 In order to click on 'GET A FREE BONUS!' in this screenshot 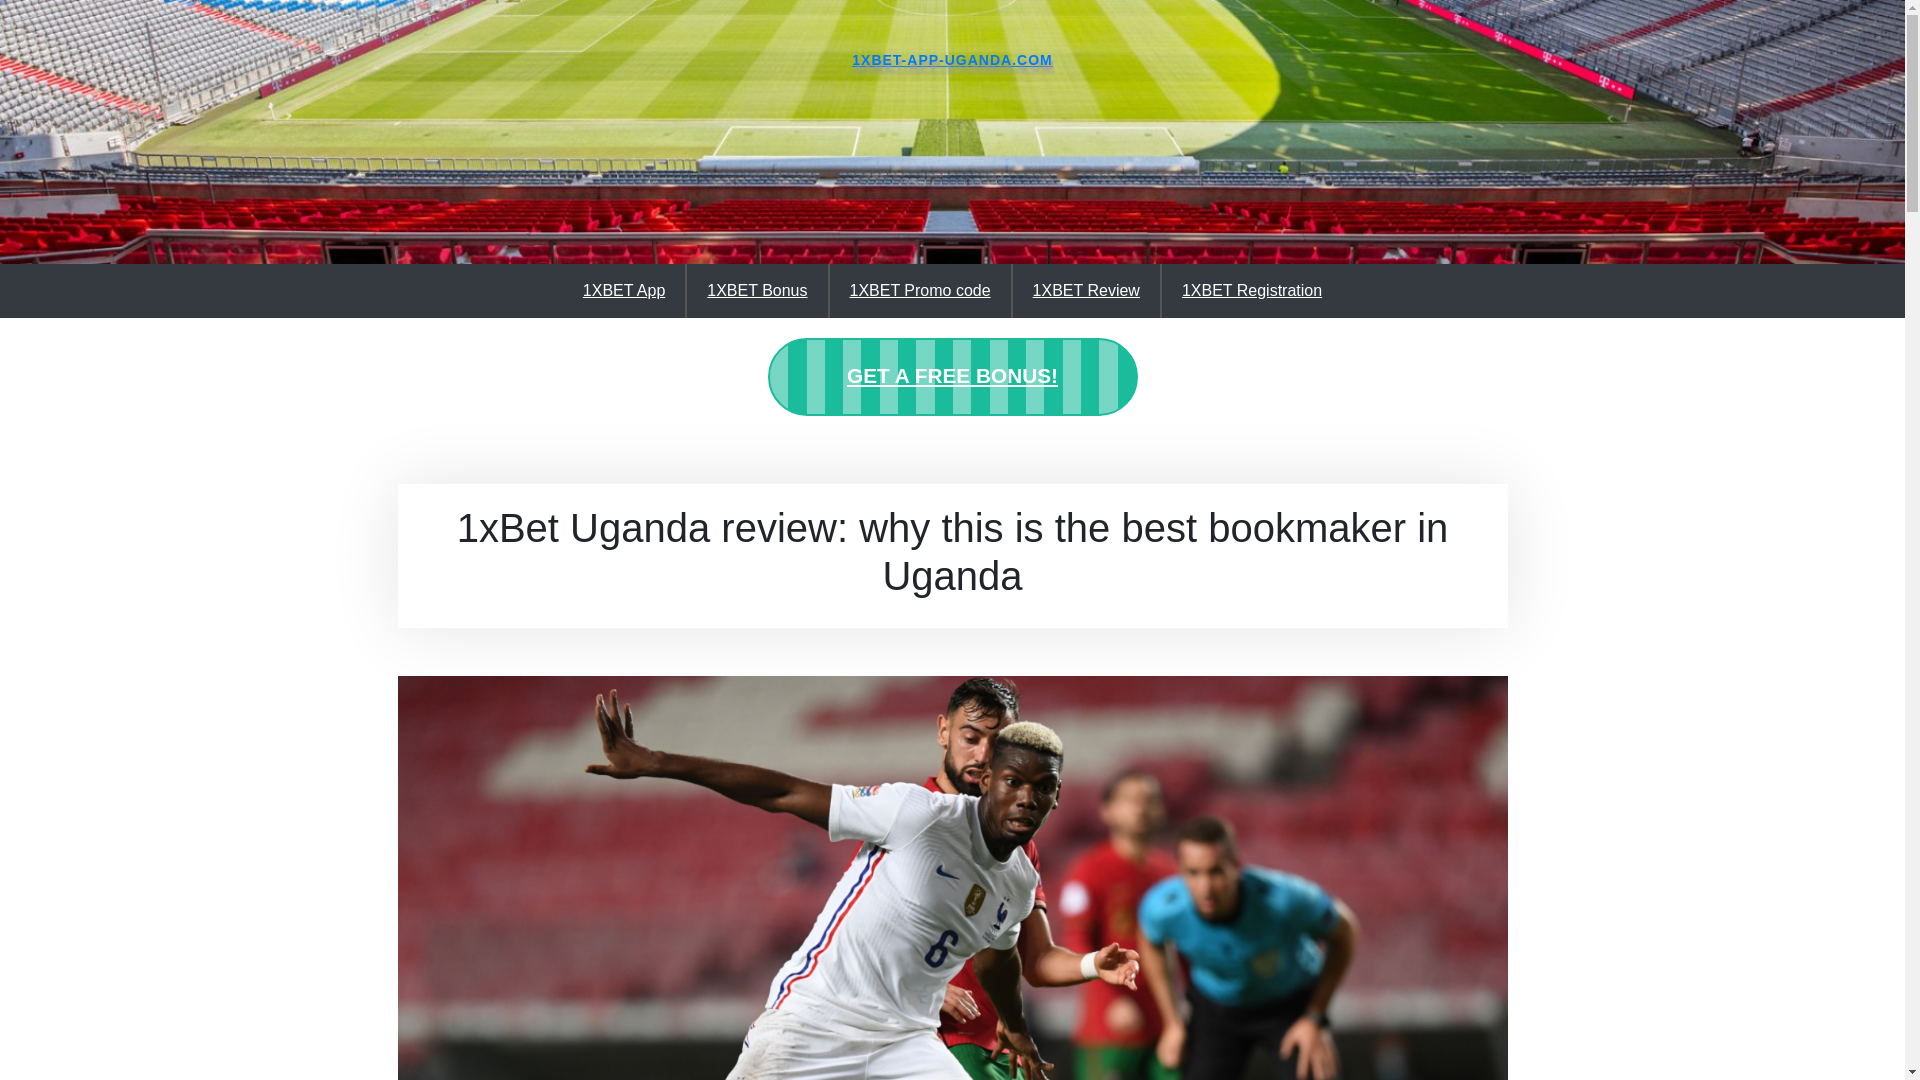, I will do `click(952, 377)`.